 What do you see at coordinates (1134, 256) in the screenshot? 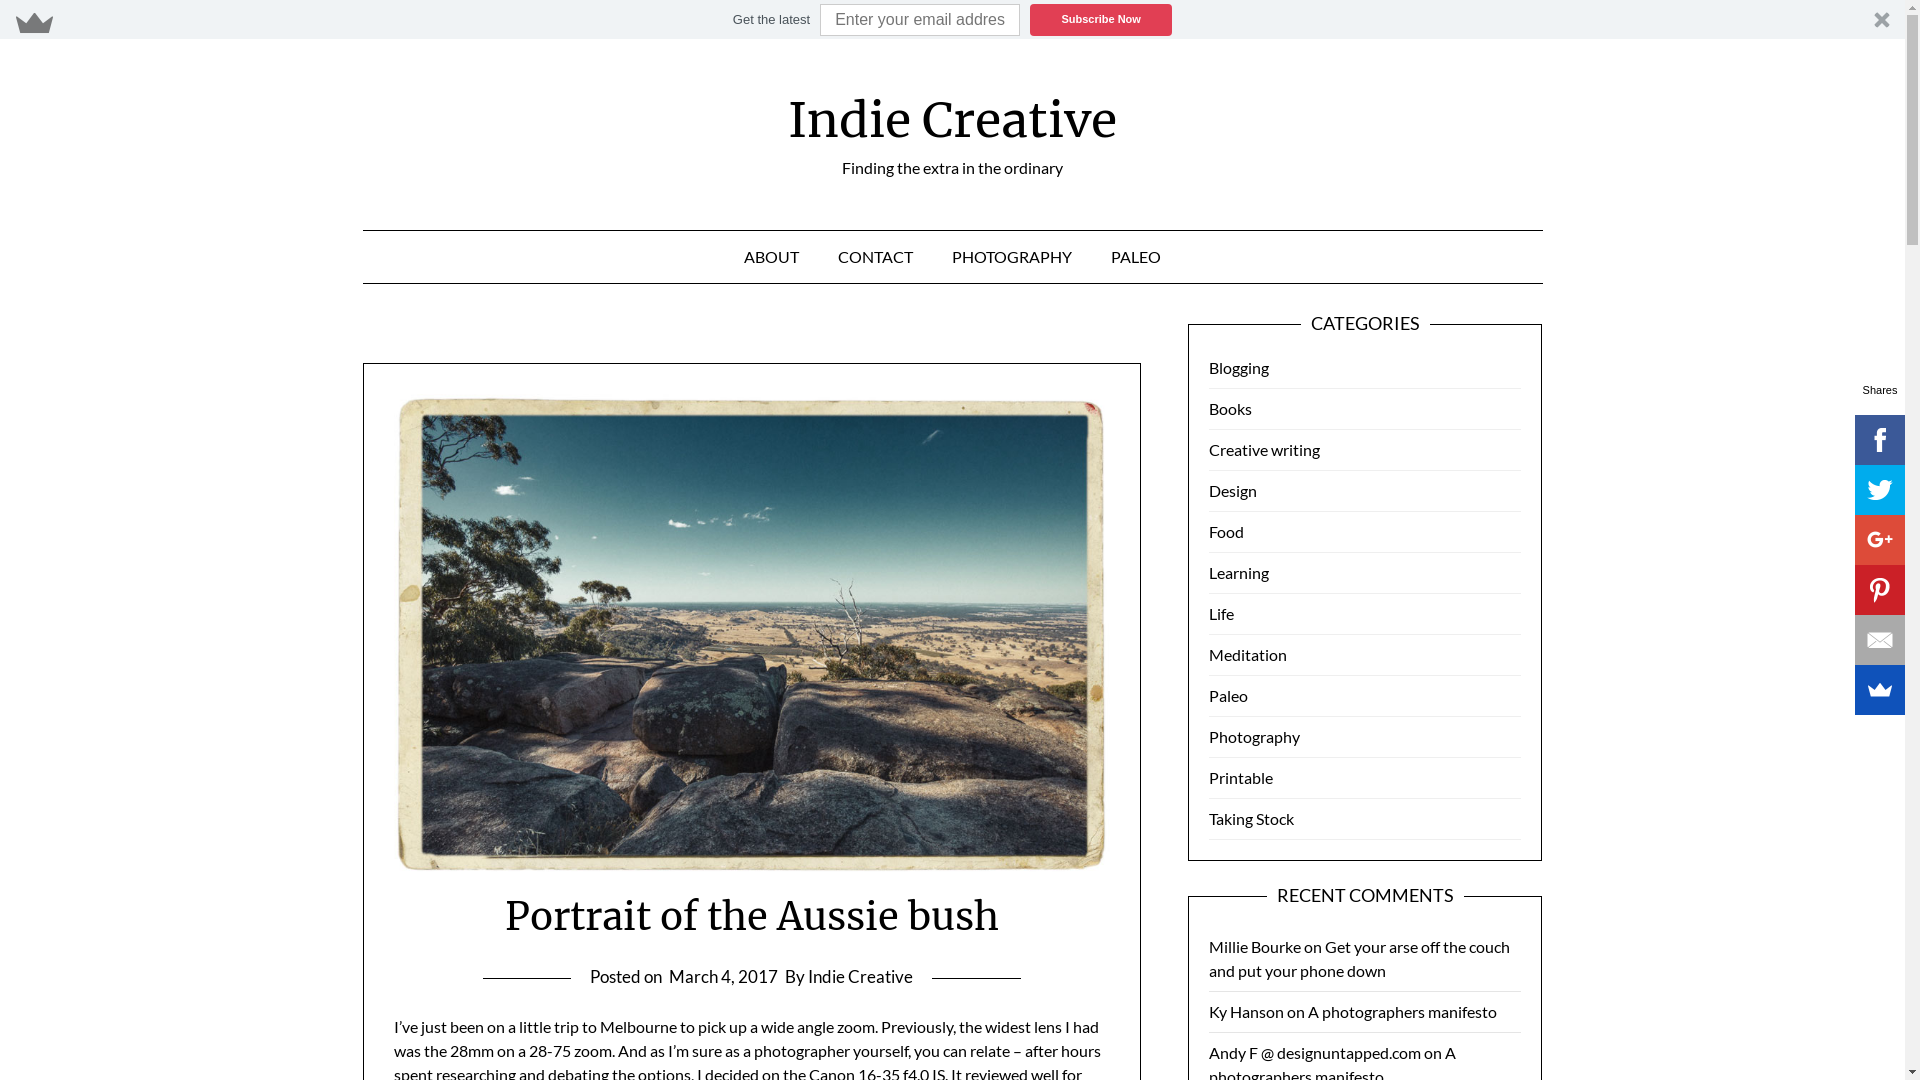
I see `'PALEO'` at bounding box center [1134, 256].